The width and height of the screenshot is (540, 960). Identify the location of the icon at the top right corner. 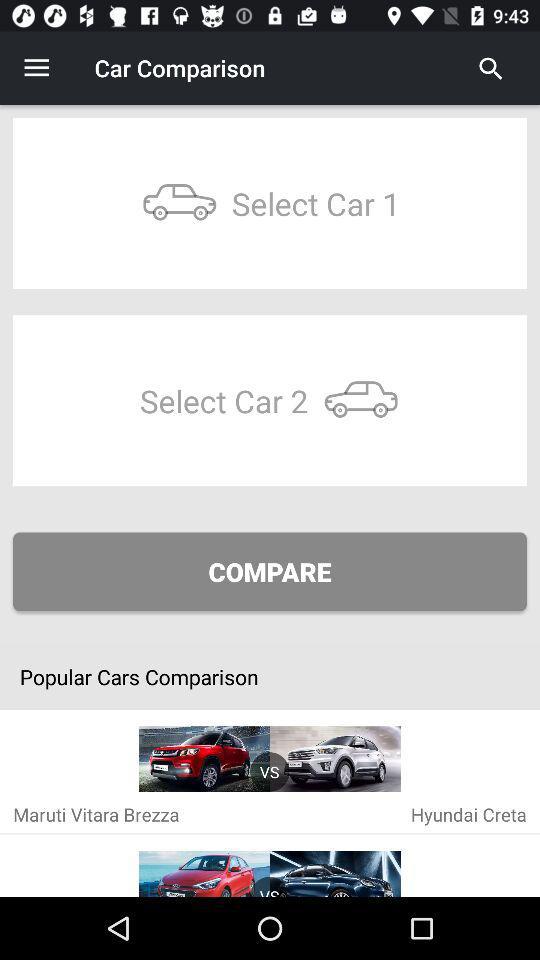
(490, 68).